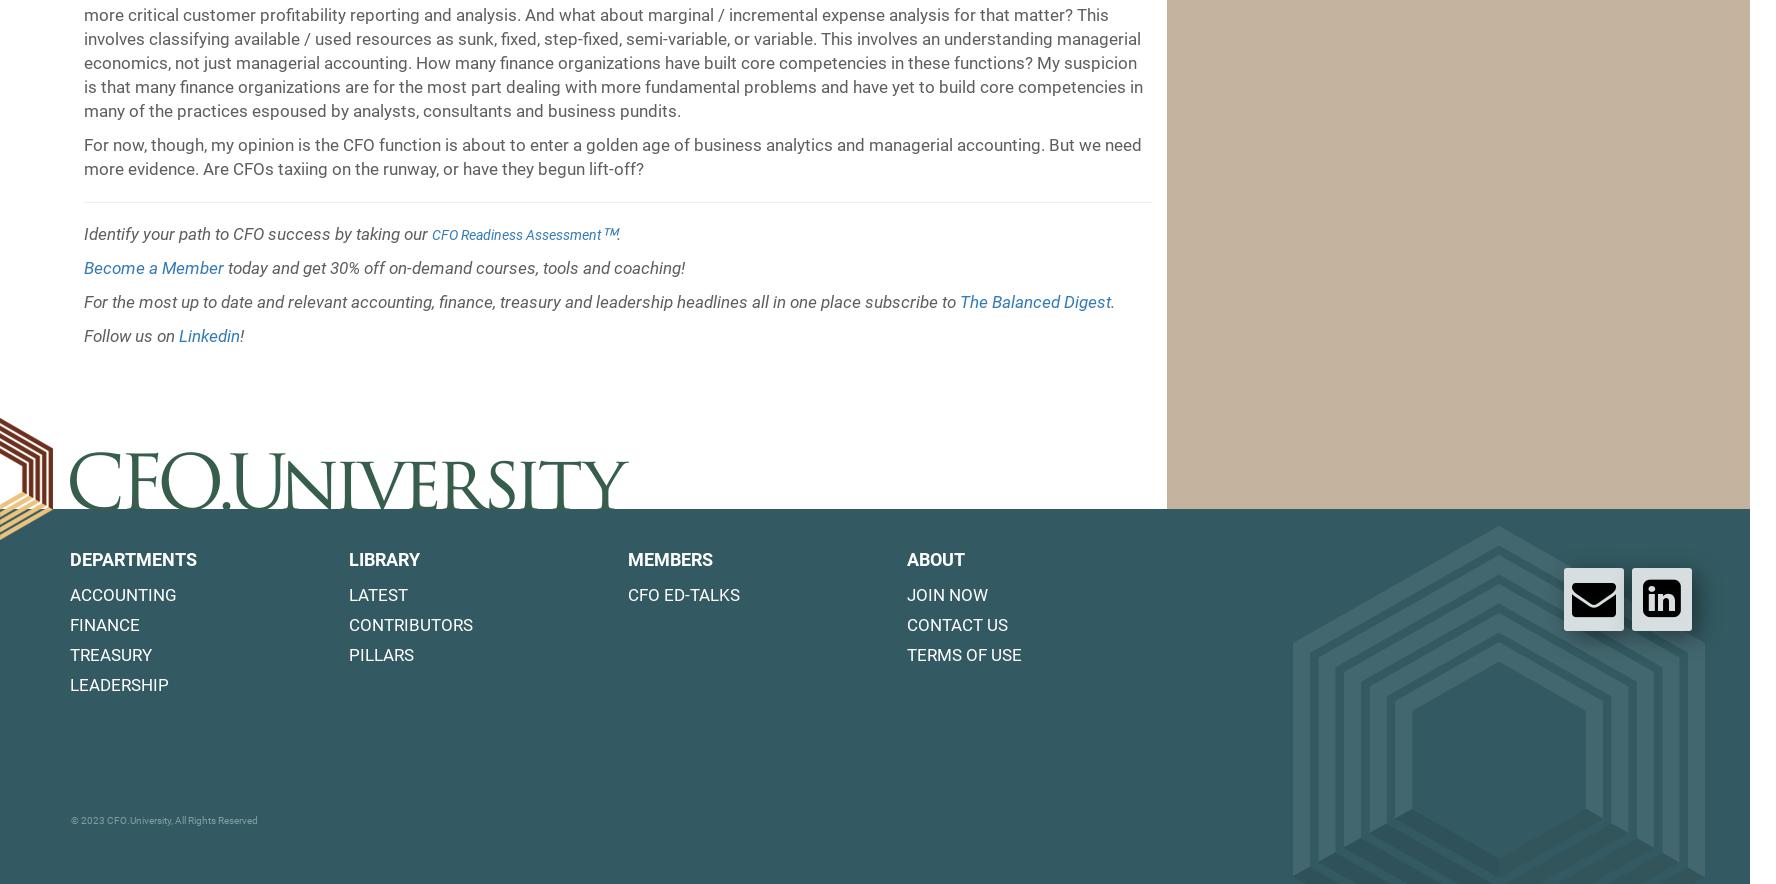 The image size is (1776, 884). What do you see at coordinates (431, 234) in the screenshot?
I see `'CFO Readiness Assessmentᵀᴹ'` at bounding box center [431, 234].